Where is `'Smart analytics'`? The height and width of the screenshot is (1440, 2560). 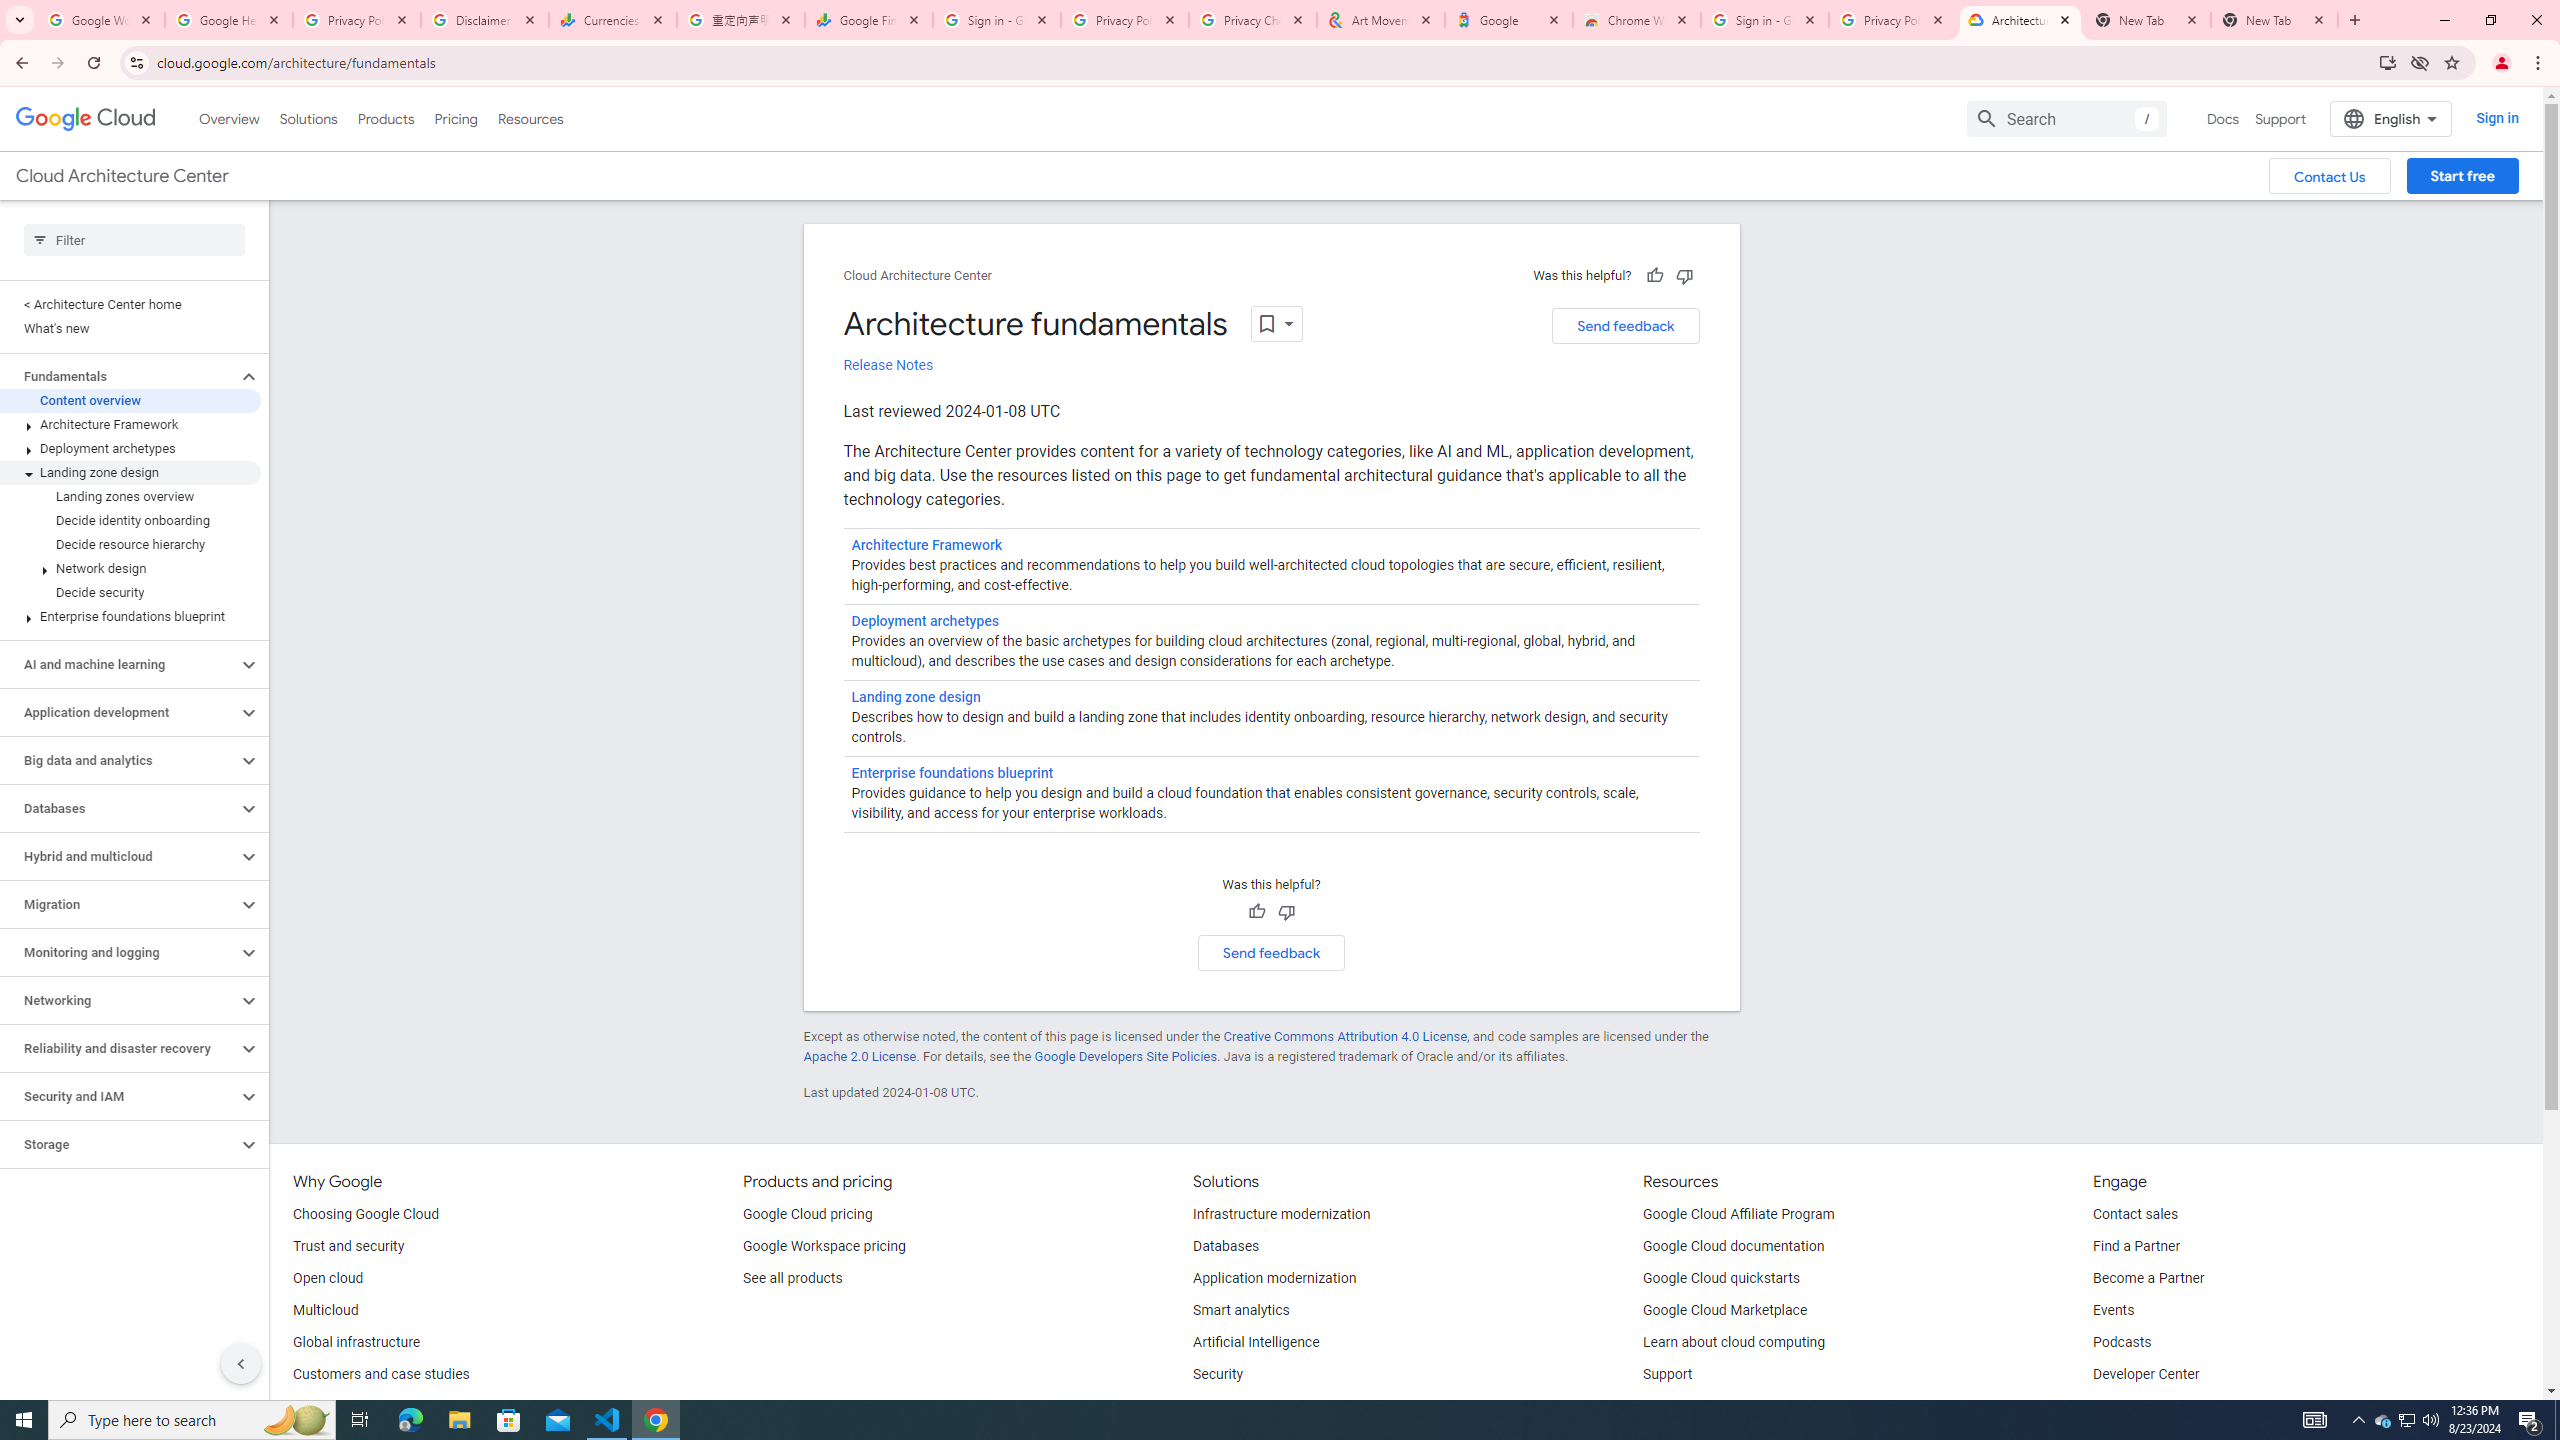
'Smart analytics' is located at coordinates (1240, 1310).